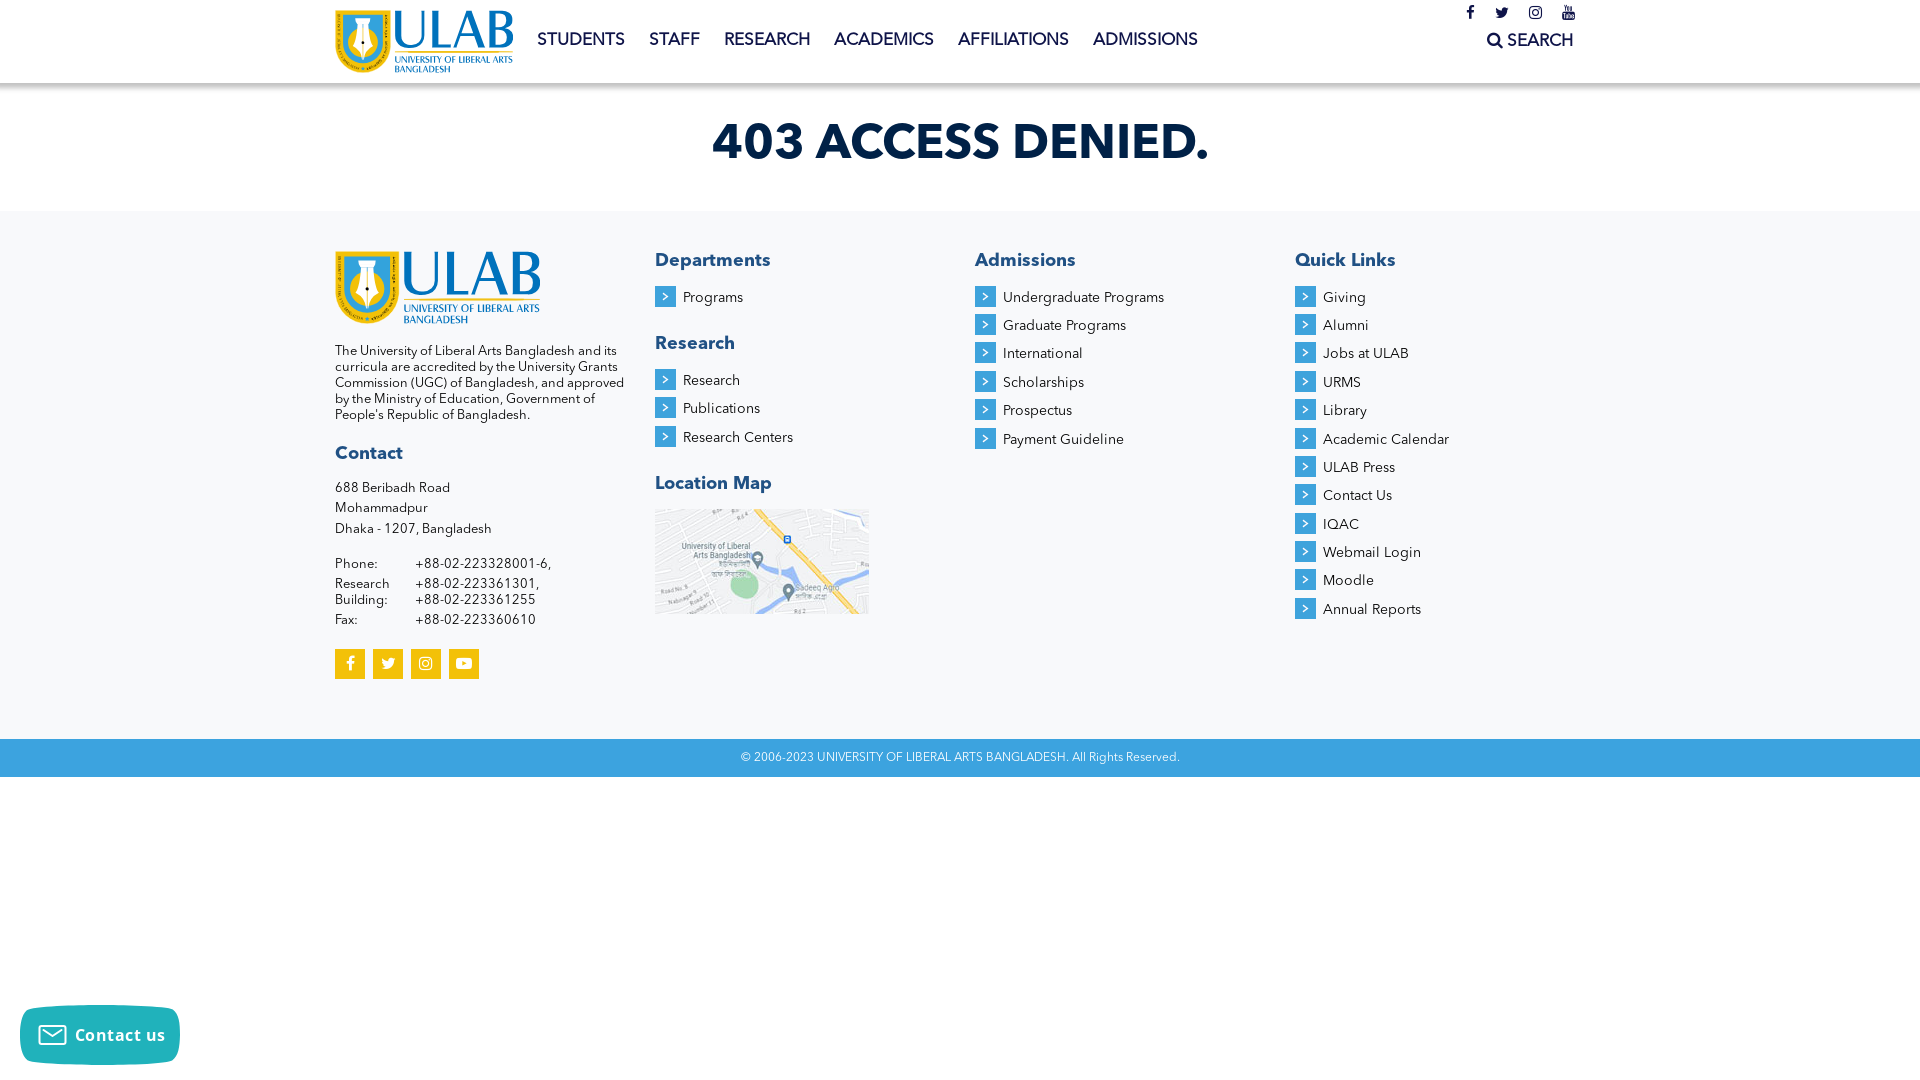  Describe the element at coordinates (1357, 495) in the screenshot. I see `'Contact Us'` at that location.